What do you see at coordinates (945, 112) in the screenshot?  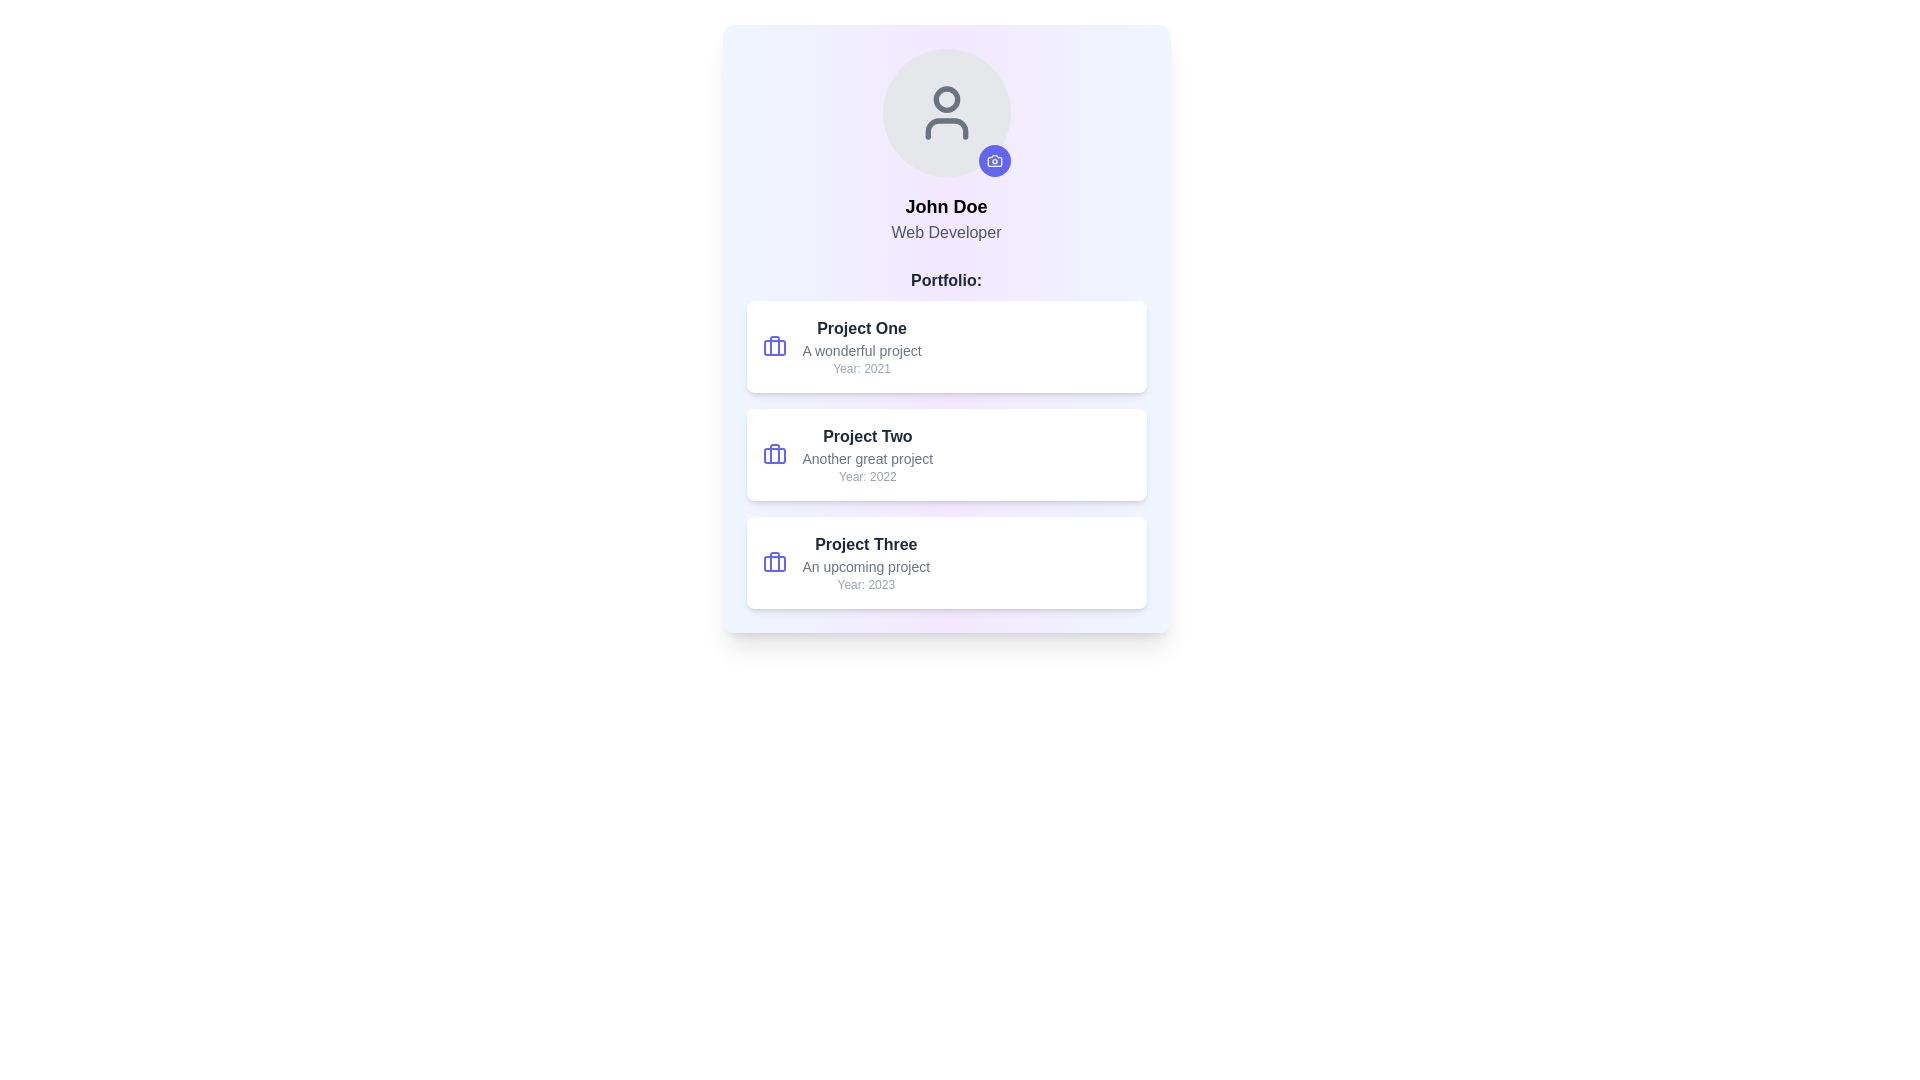 I see `the Circular profile icon located centrally in the card, above the text 'John Doe' and 'Web Developer', which serves as a profile picture placeholder` at bounding box center [945, 112].